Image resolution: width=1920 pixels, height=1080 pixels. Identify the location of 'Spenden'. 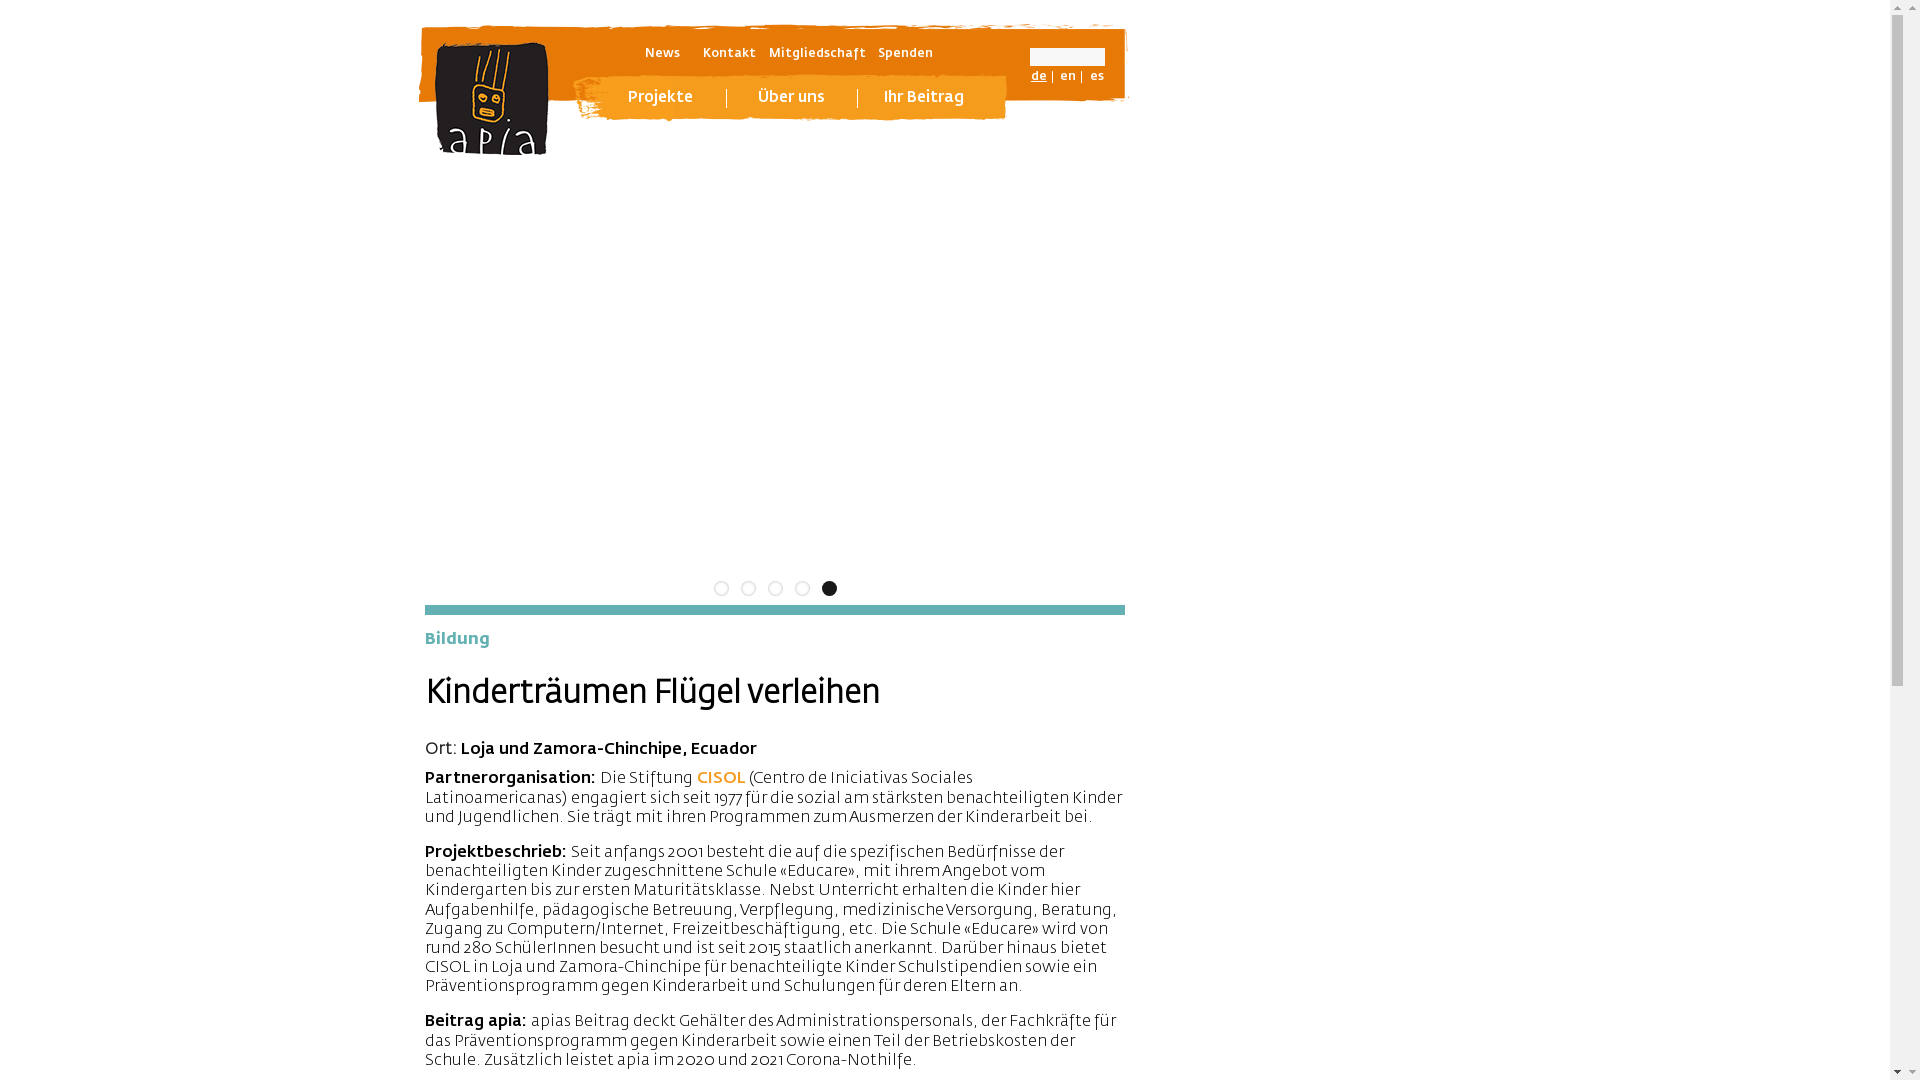
(904, 53).